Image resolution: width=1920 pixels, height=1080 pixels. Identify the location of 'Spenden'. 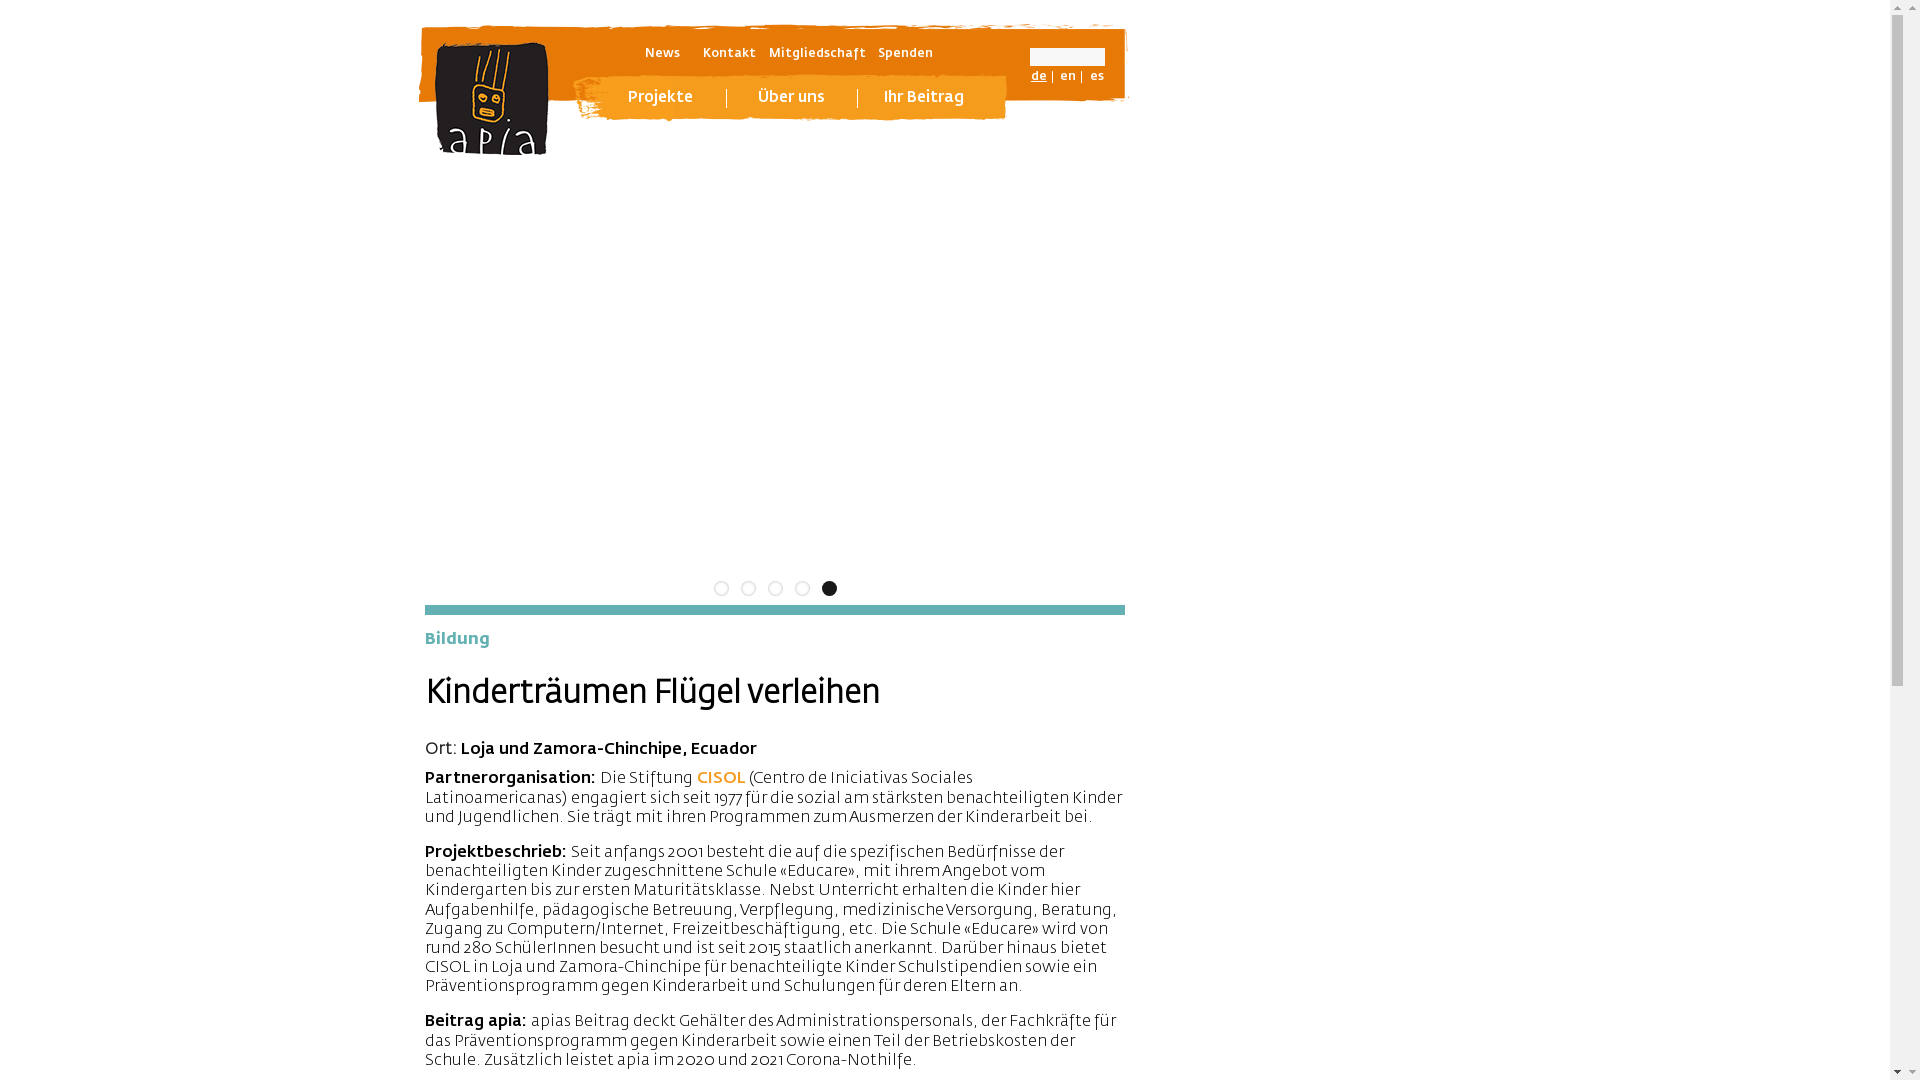
(904, 53).